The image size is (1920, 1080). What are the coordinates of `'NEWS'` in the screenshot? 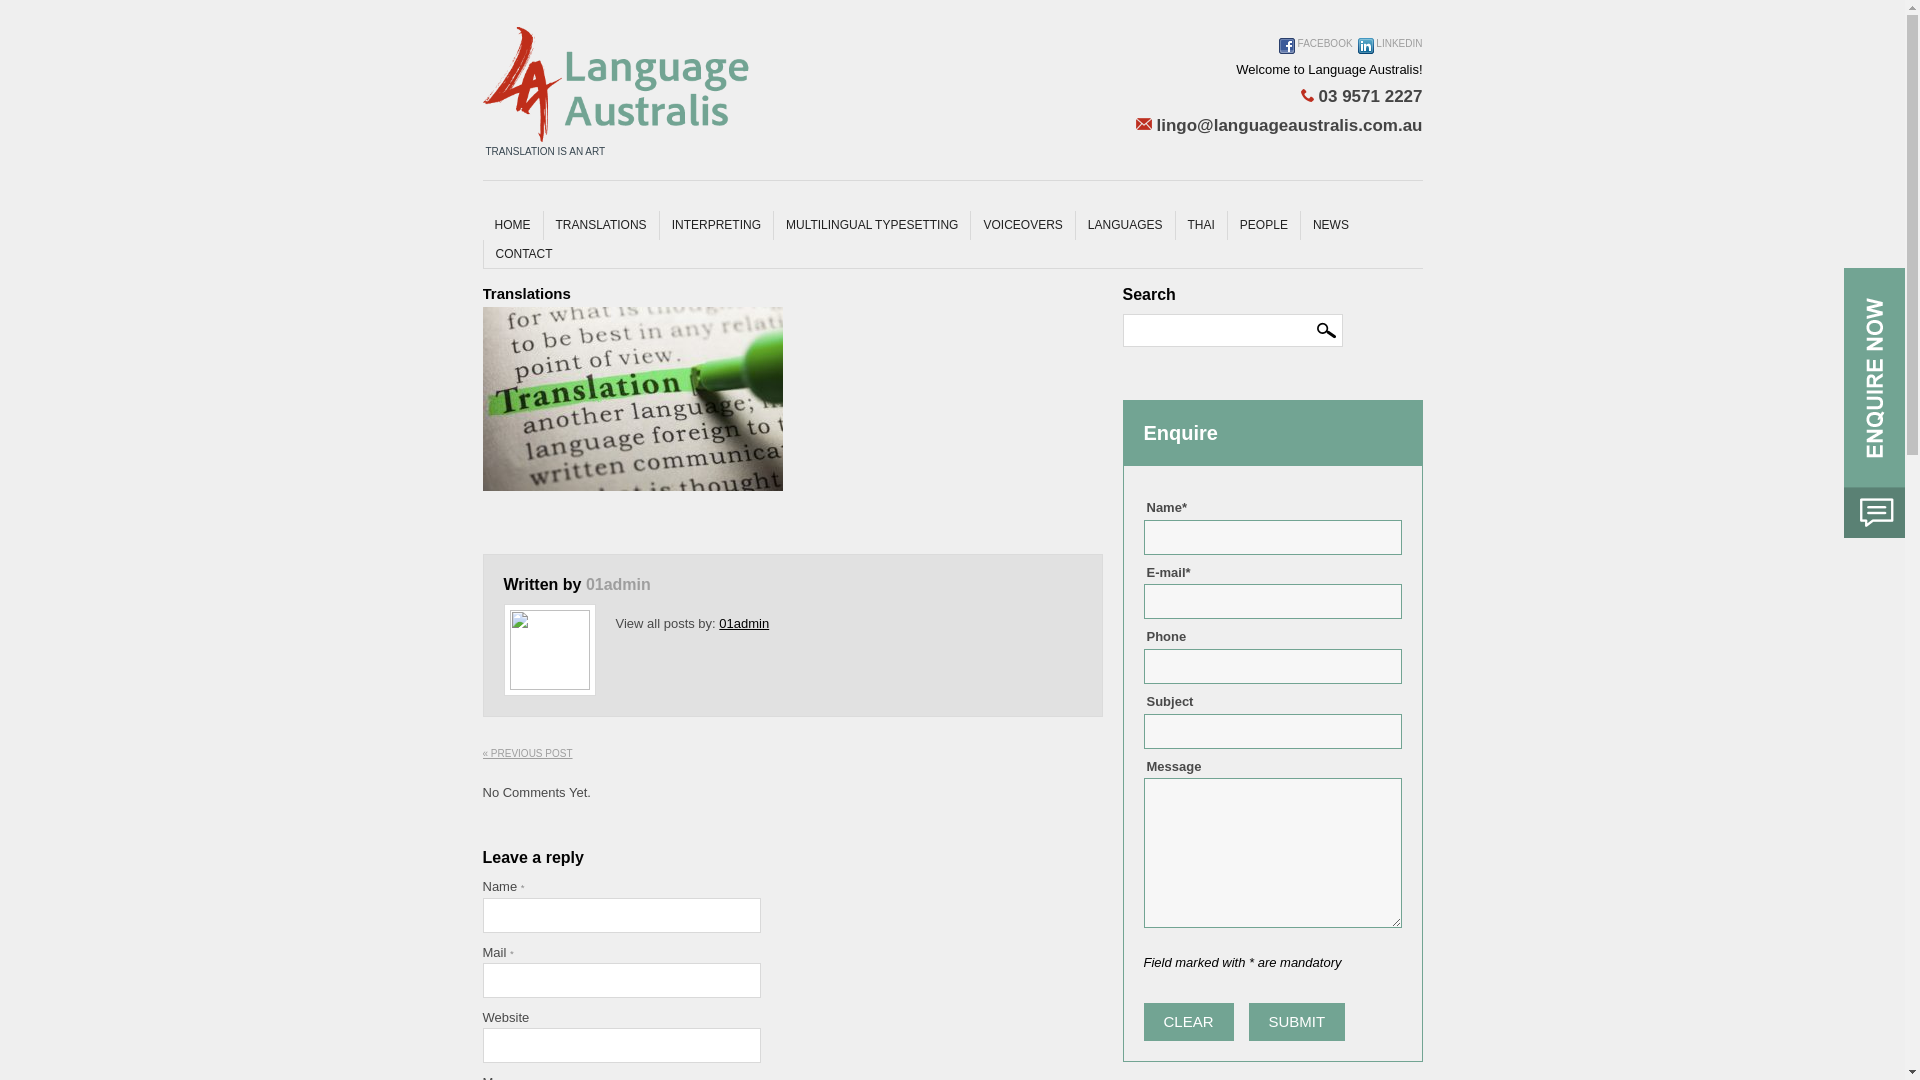 It's located at (1330, 225).